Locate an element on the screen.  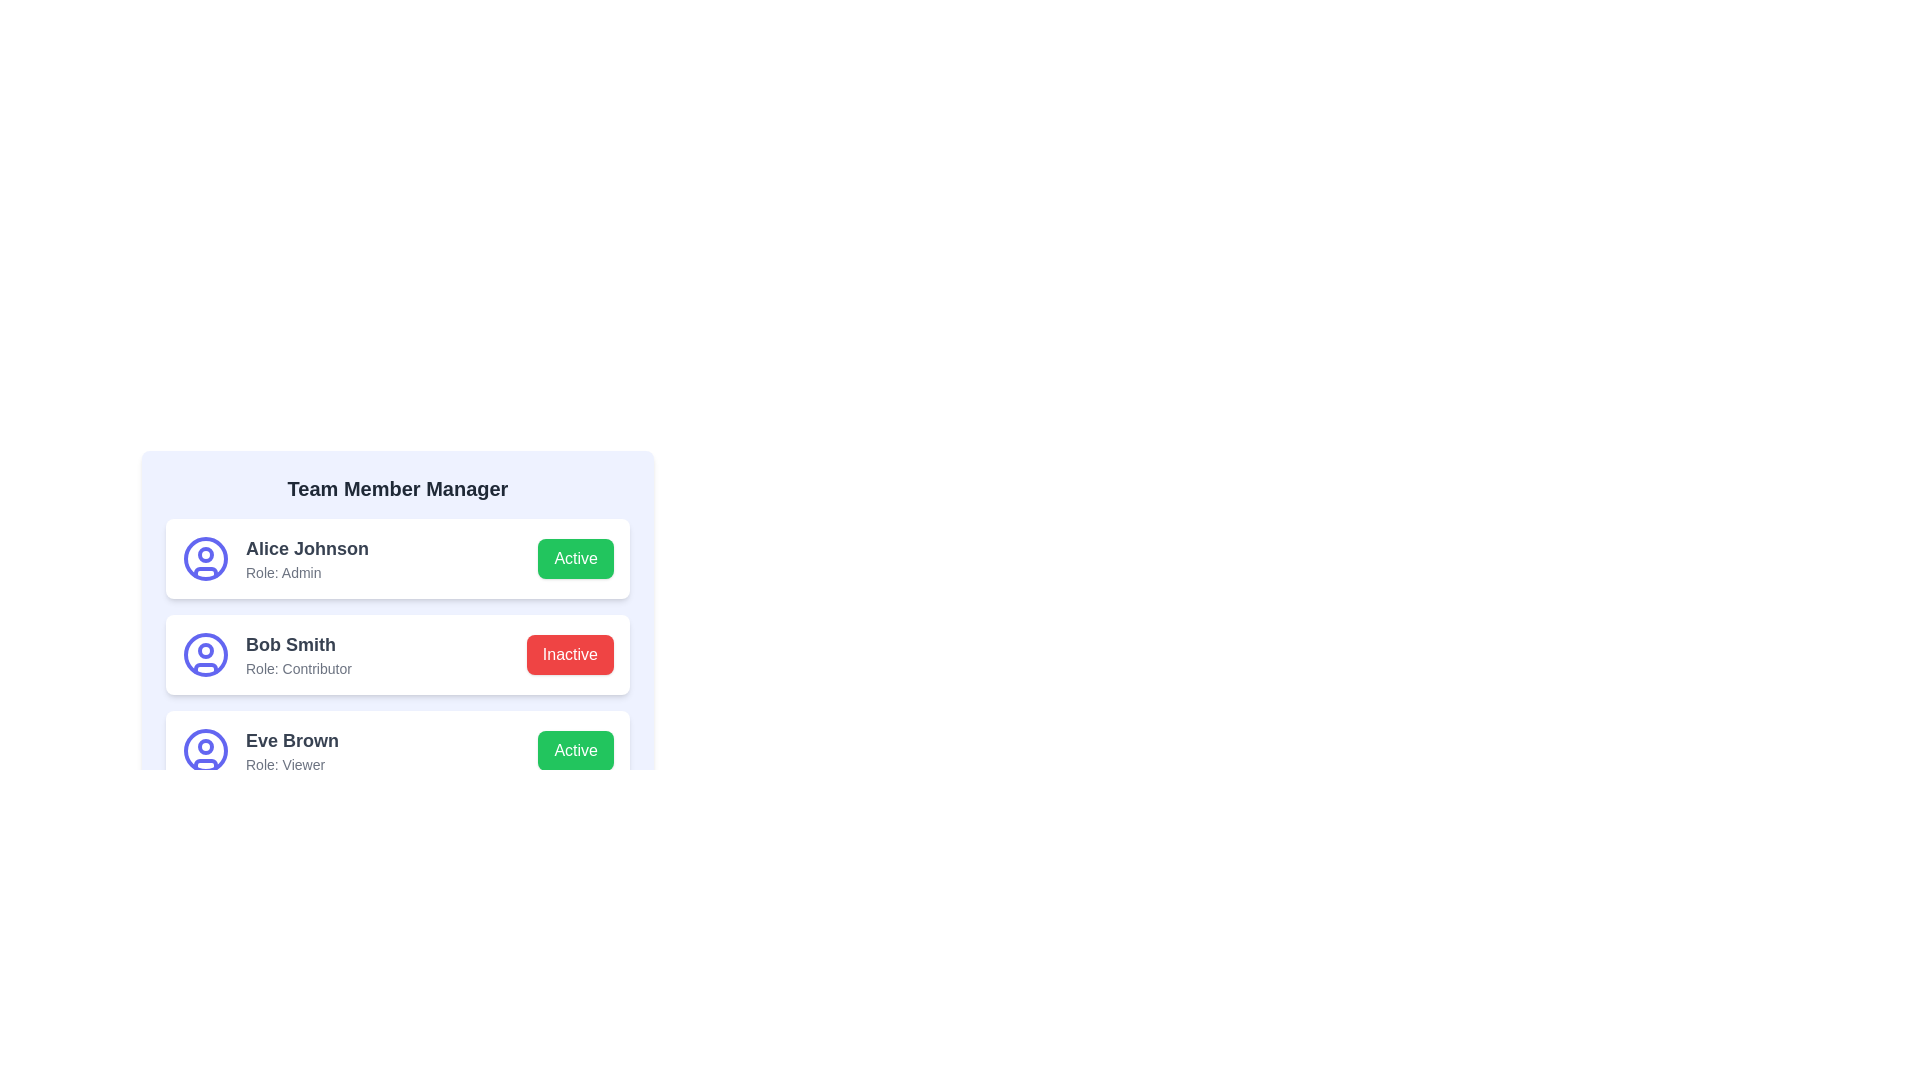
the circular avatar icon representing 'Eve Brown Role: Viewer' in the team members list is located at coordinates (206, 751).